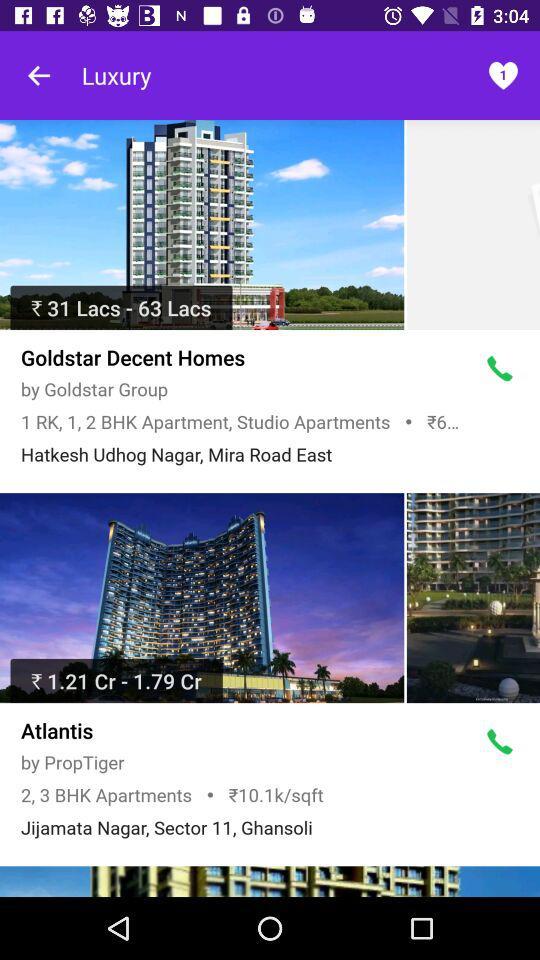  I want to click on press this symbol to call us, so click(499, 741).